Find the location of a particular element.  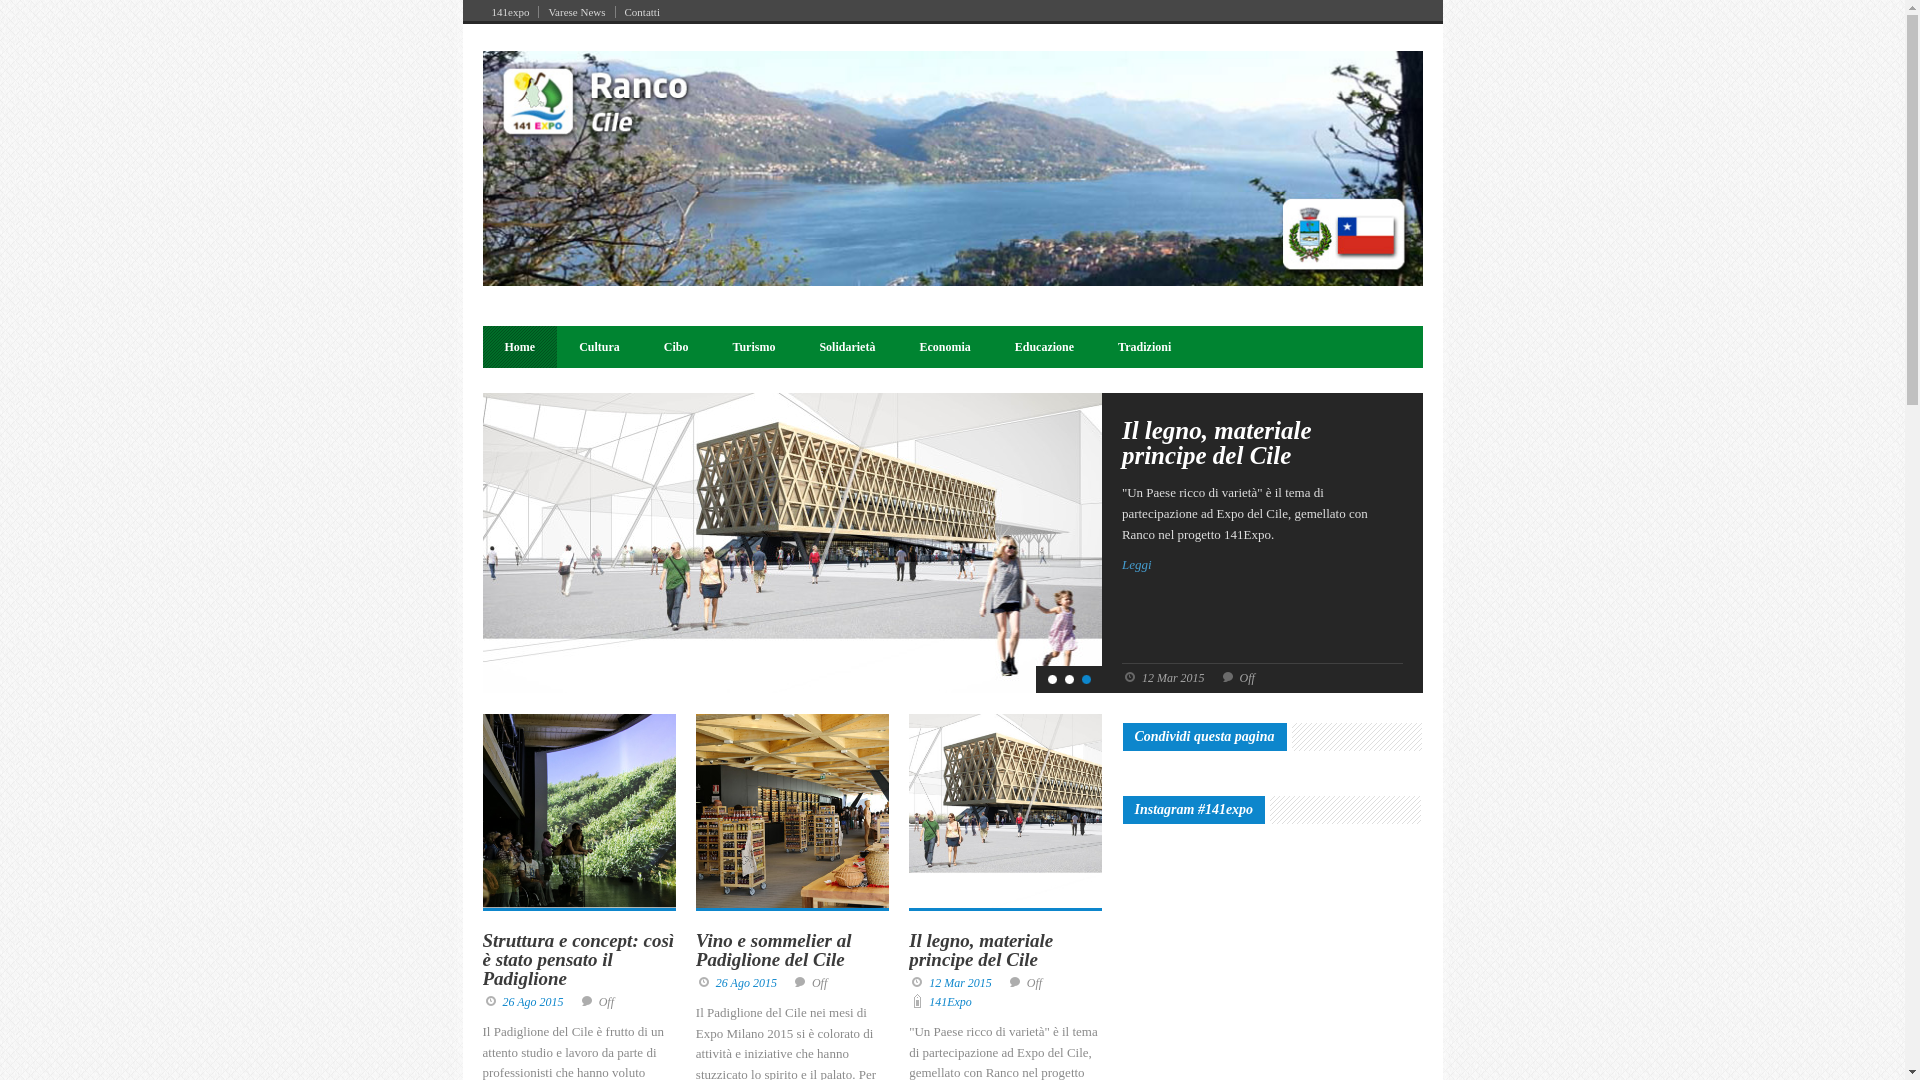

'Varese News' is located at coordinates (575, 11).